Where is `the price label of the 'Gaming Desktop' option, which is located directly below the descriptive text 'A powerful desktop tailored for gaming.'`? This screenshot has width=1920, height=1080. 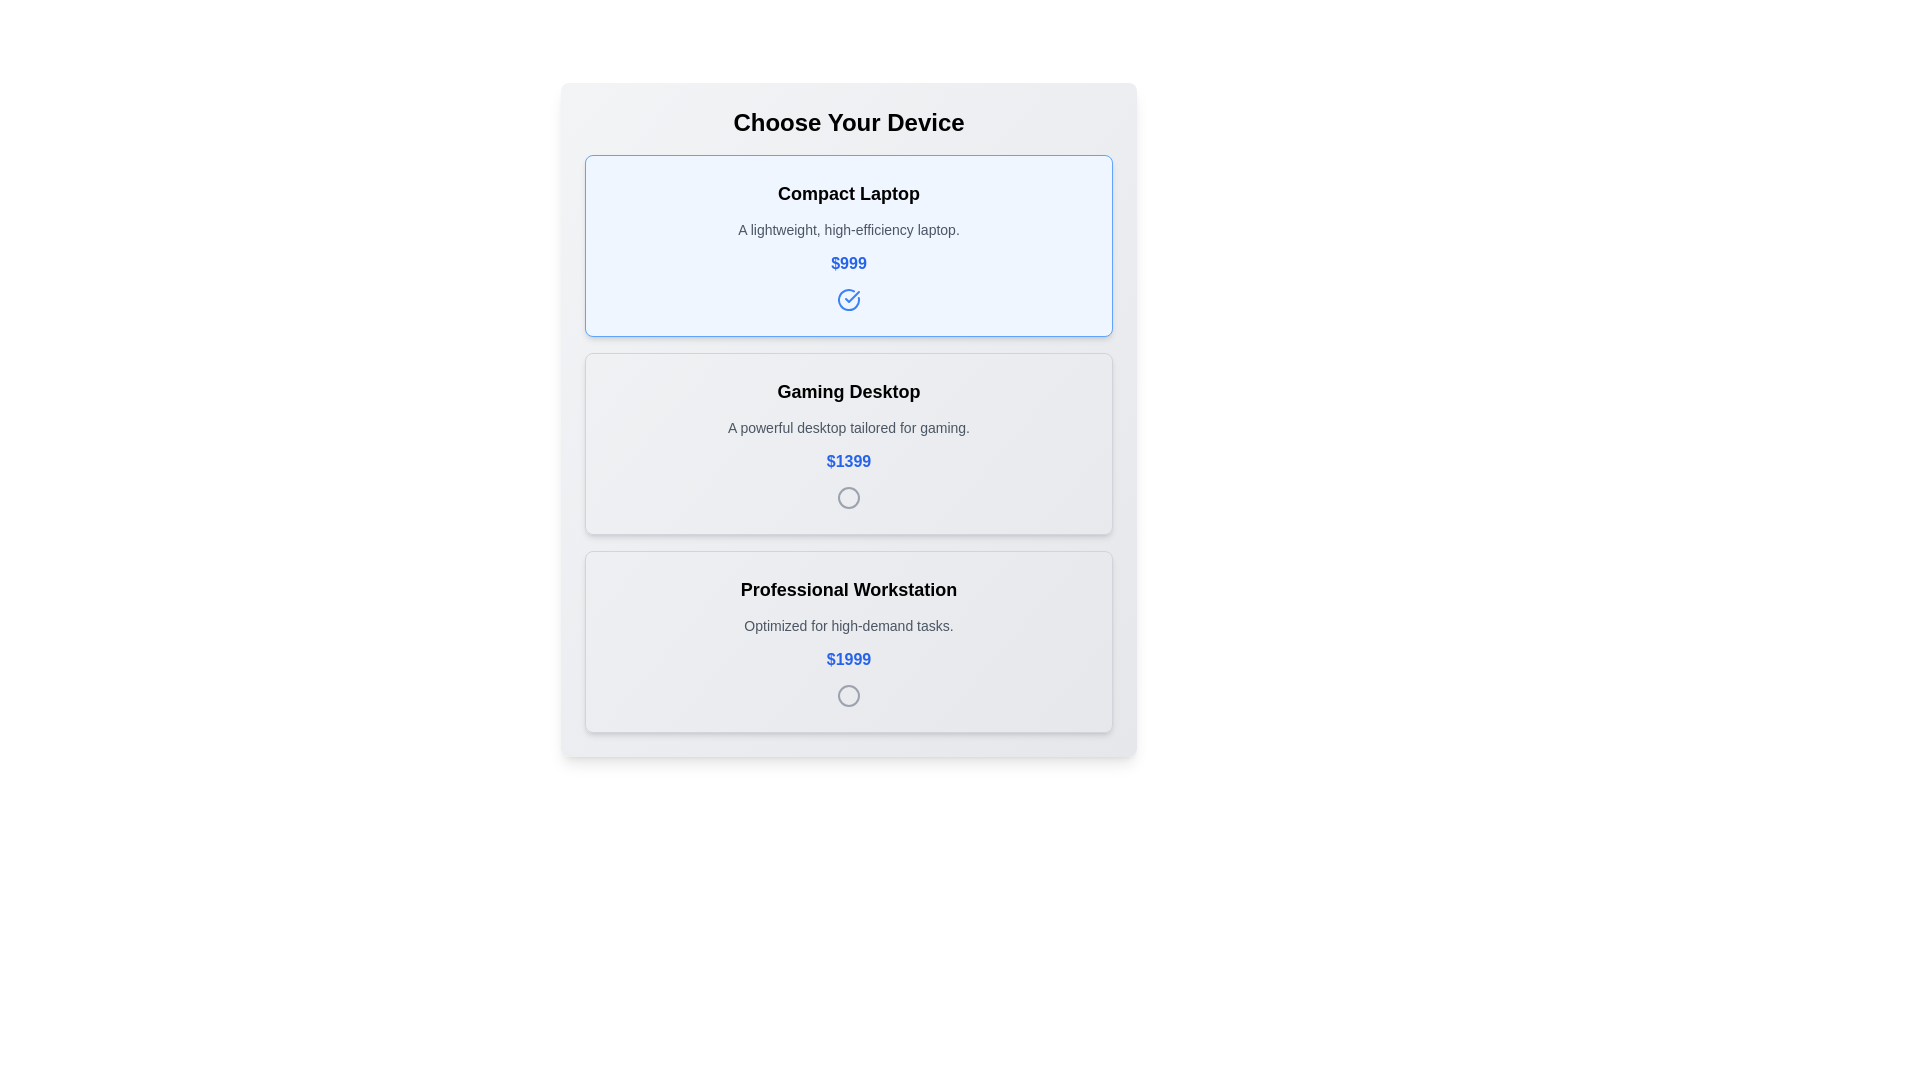 the price label of the 'Gaming Desktop' option, which is located directly below the descriptive text 'A powerful desktop tailored for gaming.' is located at coordinates (849, 462).